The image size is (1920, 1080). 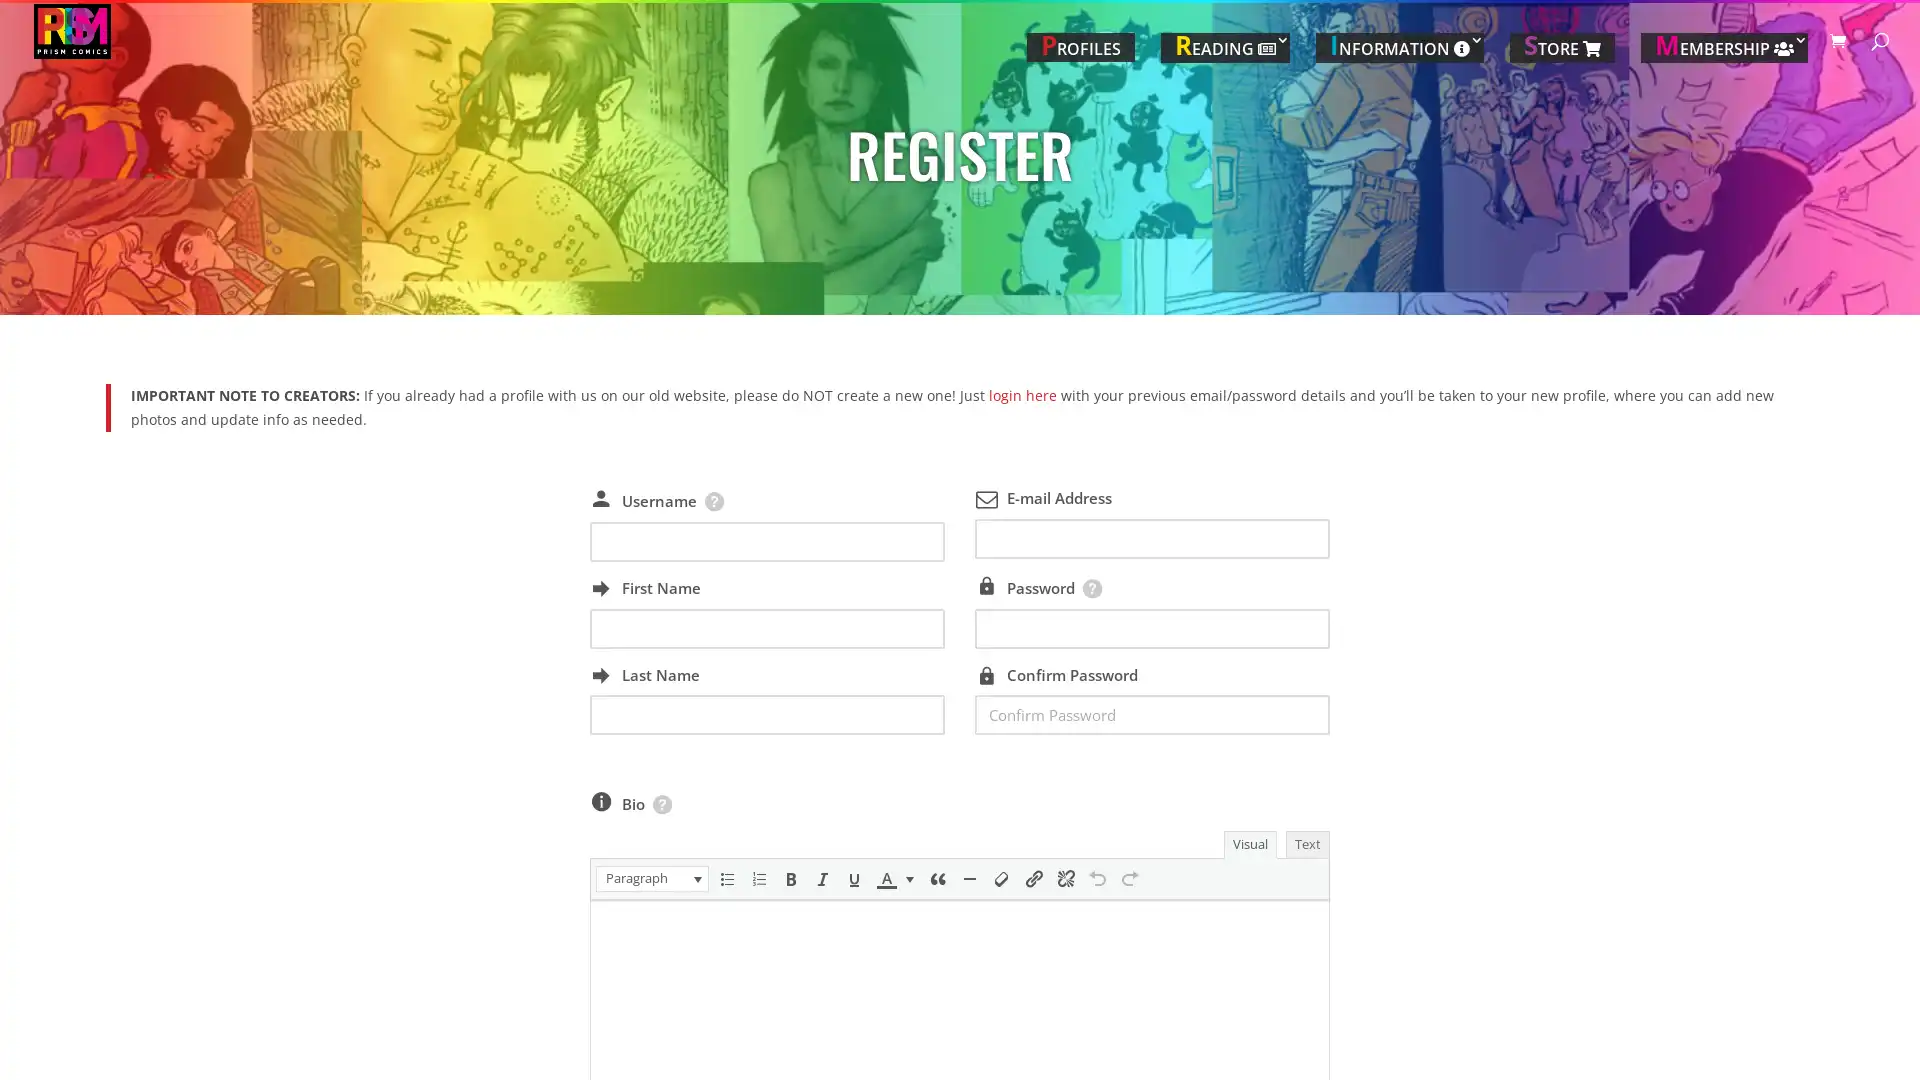 I want to click on Paragraph, so click(x=651, y=878).